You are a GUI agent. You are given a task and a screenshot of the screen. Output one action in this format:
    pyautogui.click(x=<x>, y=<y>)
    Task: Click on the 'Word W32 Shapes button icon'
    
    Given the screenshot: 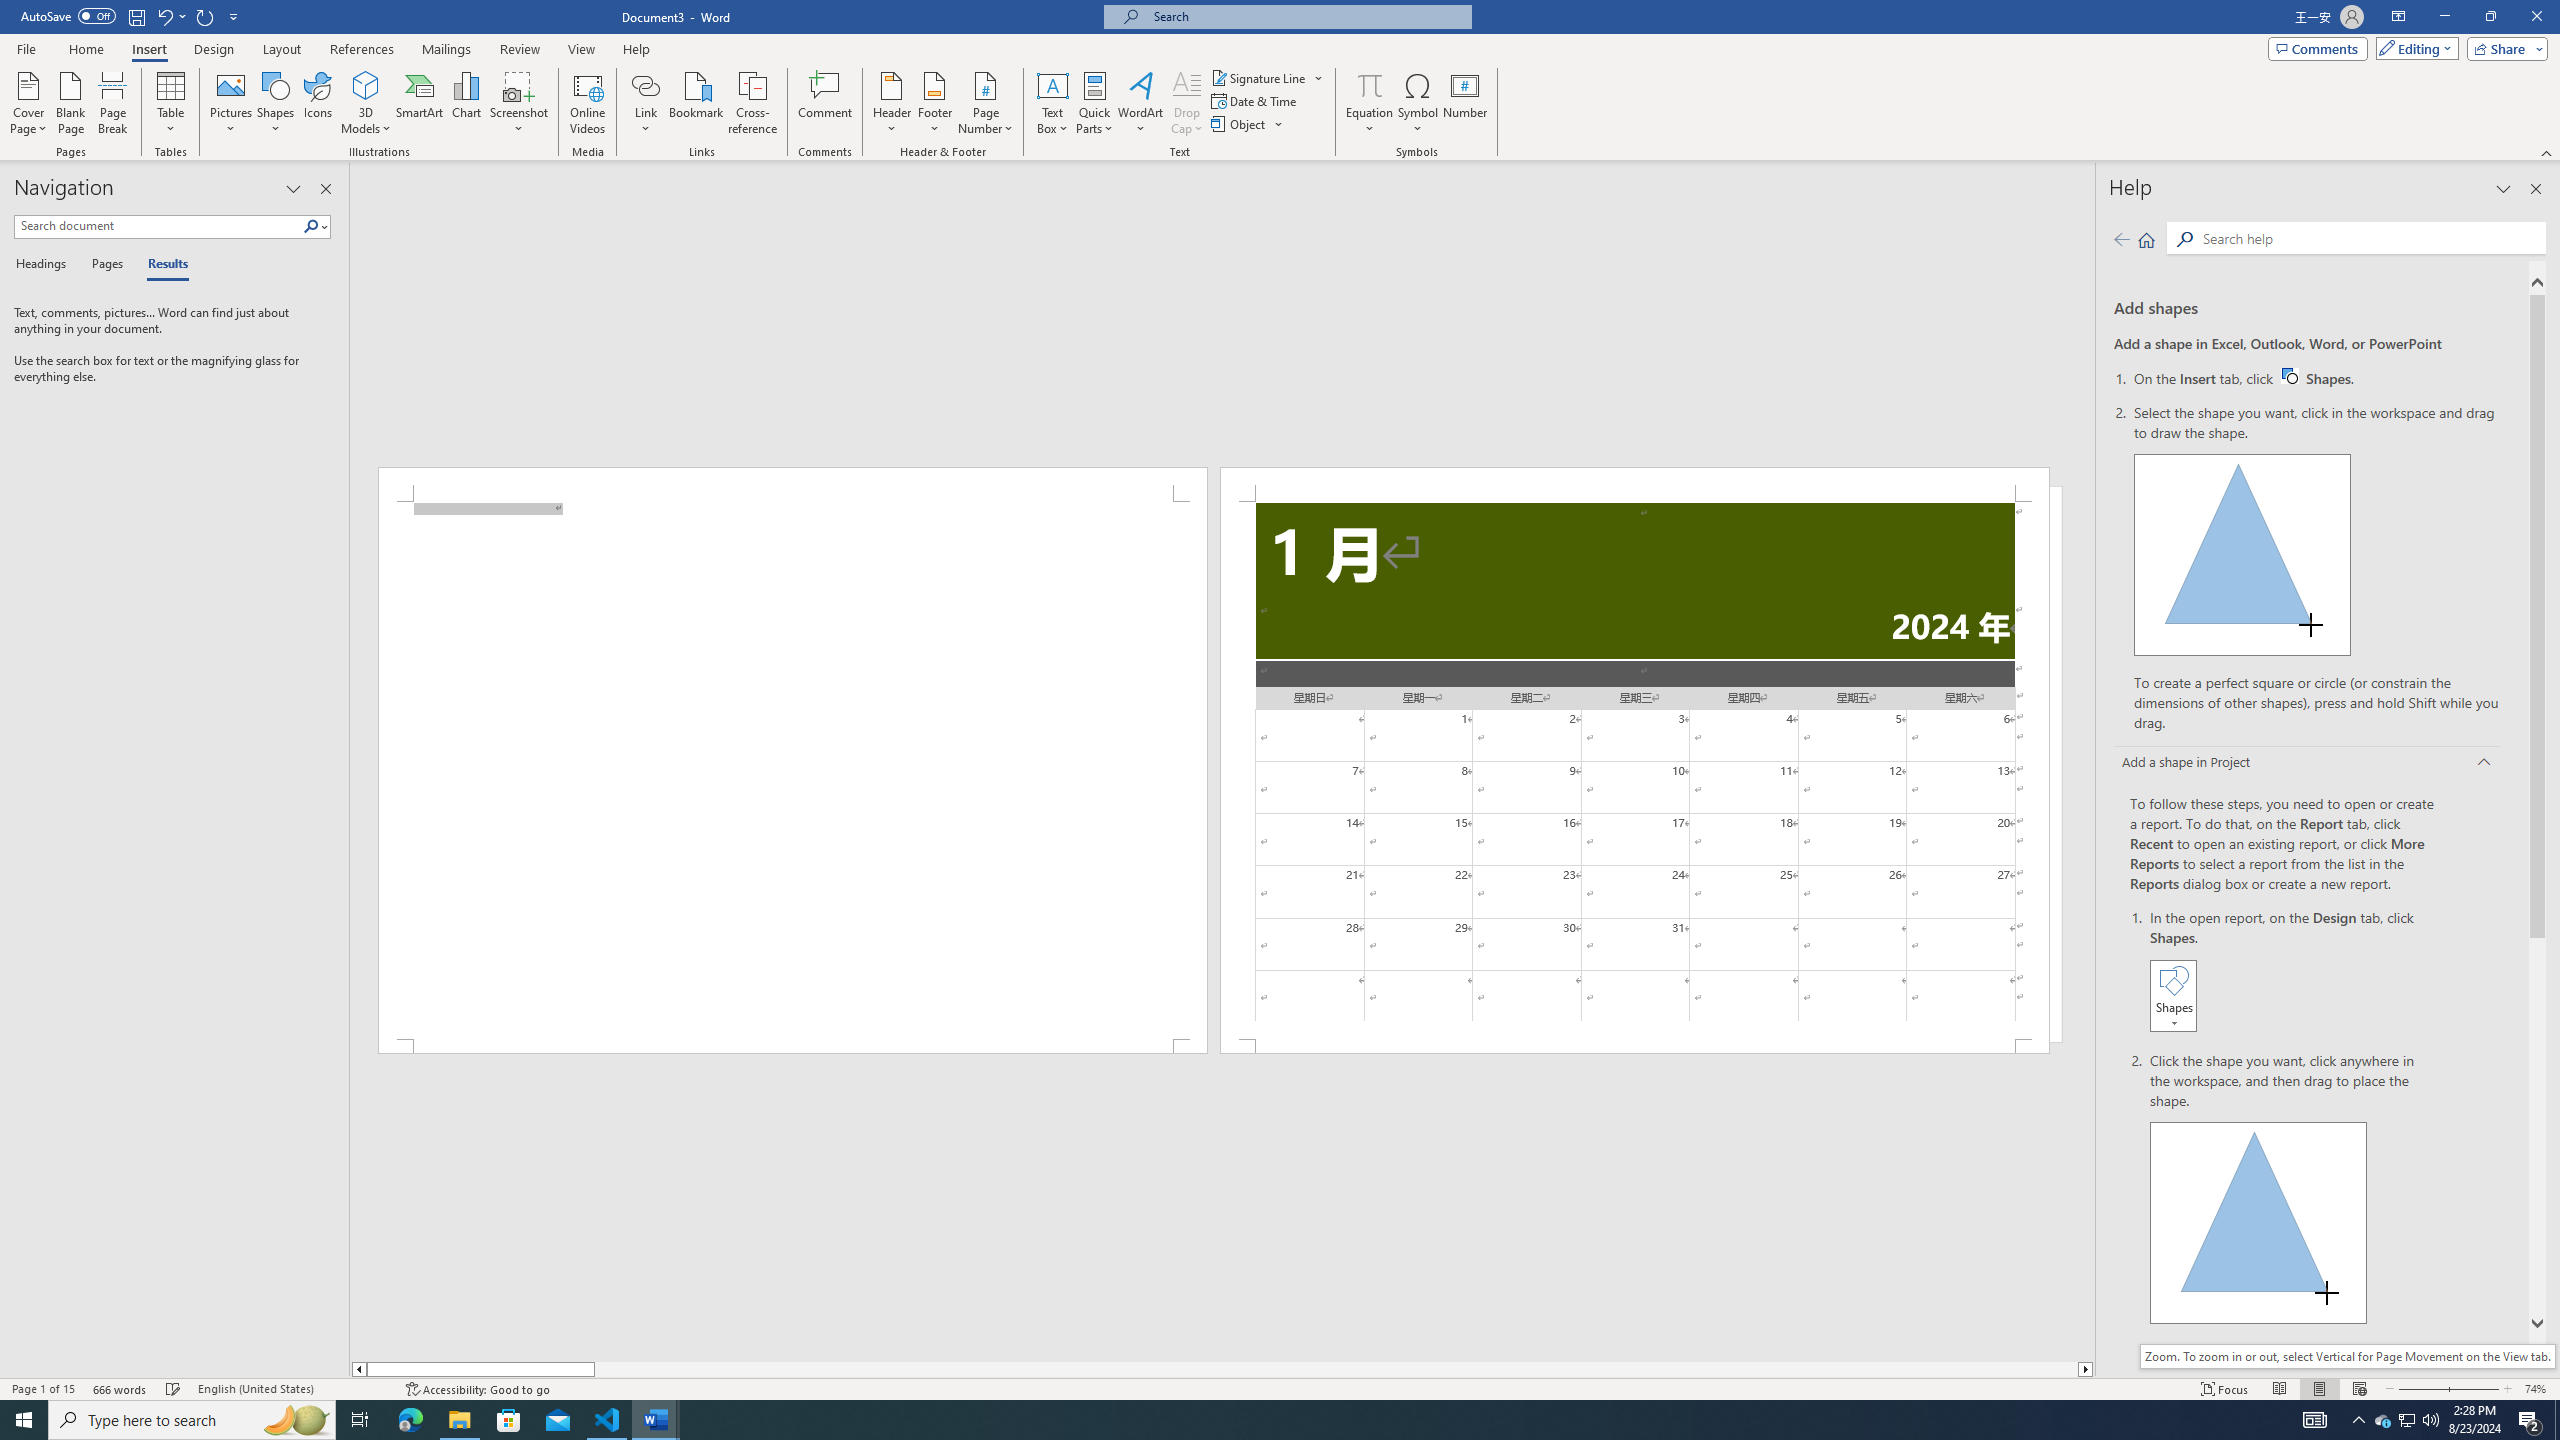 What is the action you would take?
    pyautogui.click(x=2288, y=375)
    